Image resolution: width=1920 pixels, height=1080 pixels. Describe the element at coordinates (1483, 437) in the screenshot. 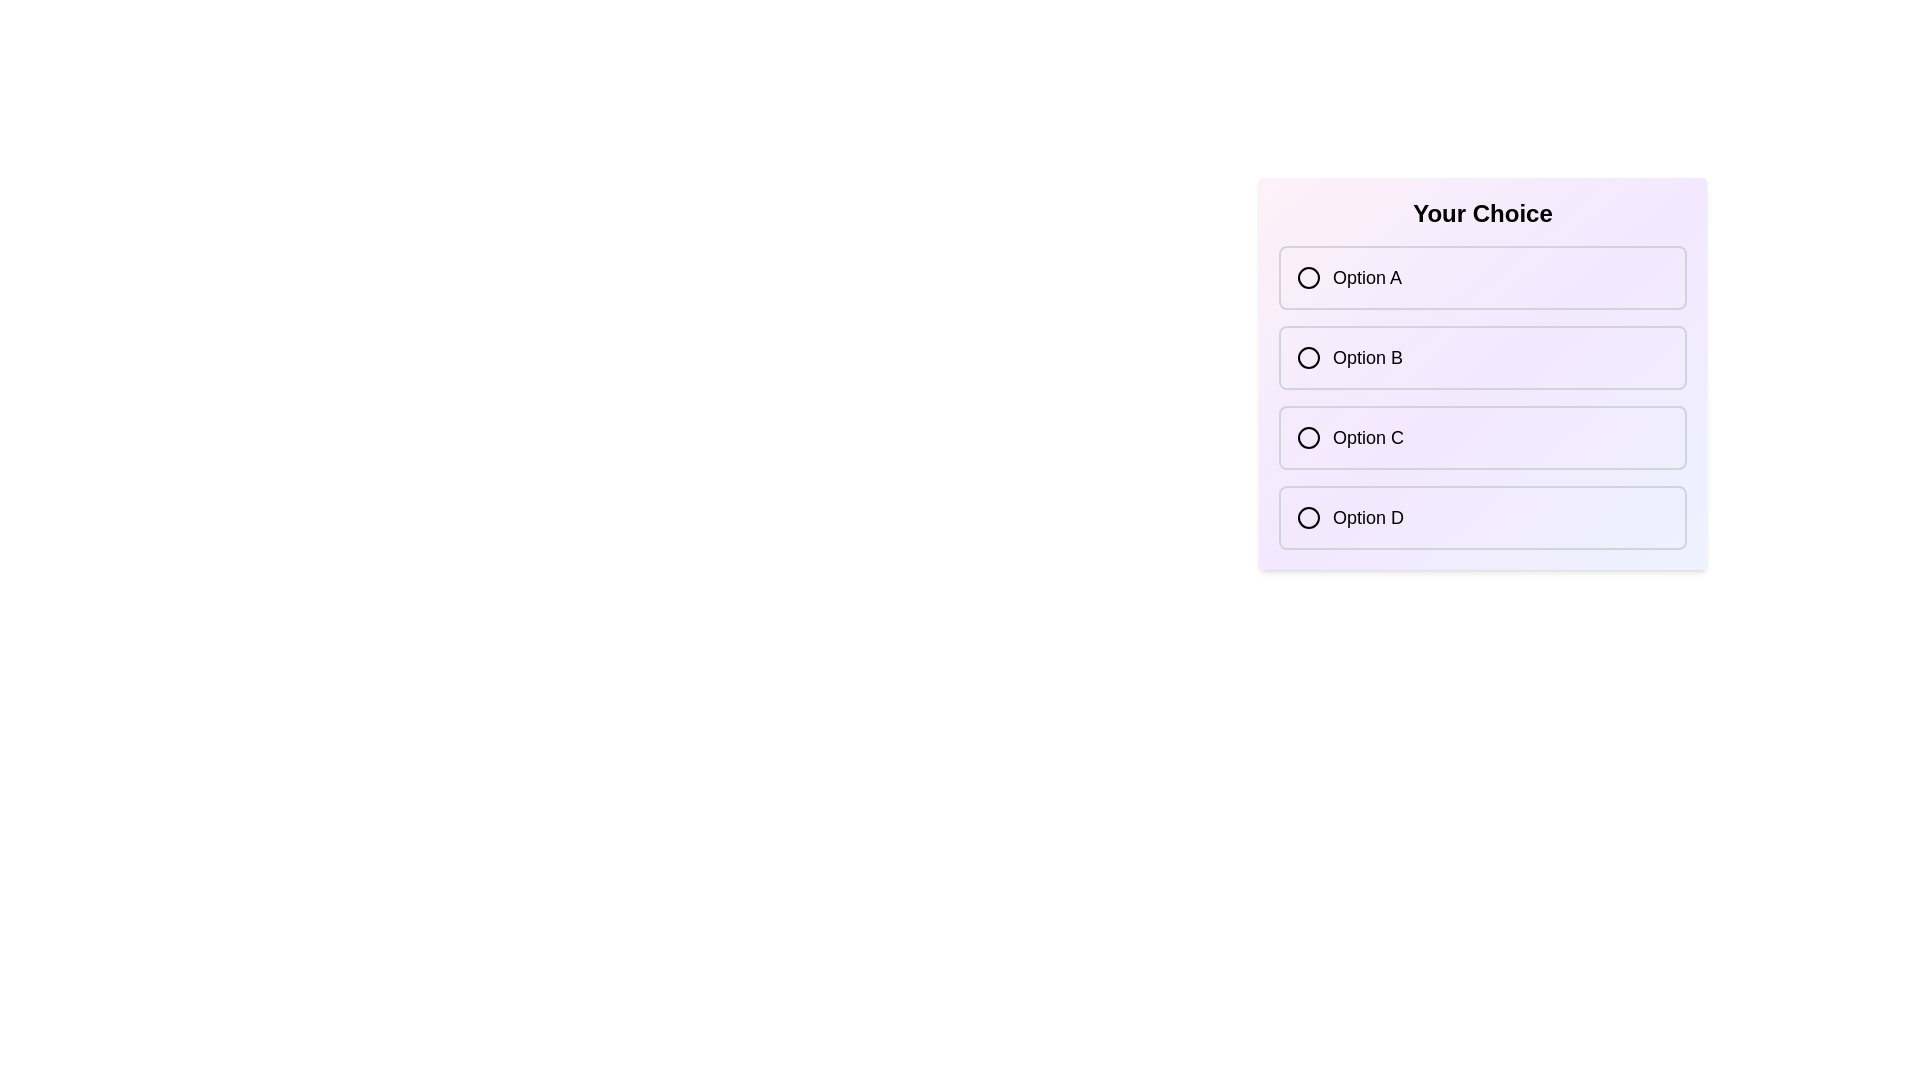

I see `the option Option C to observe the hover effect` at that location.